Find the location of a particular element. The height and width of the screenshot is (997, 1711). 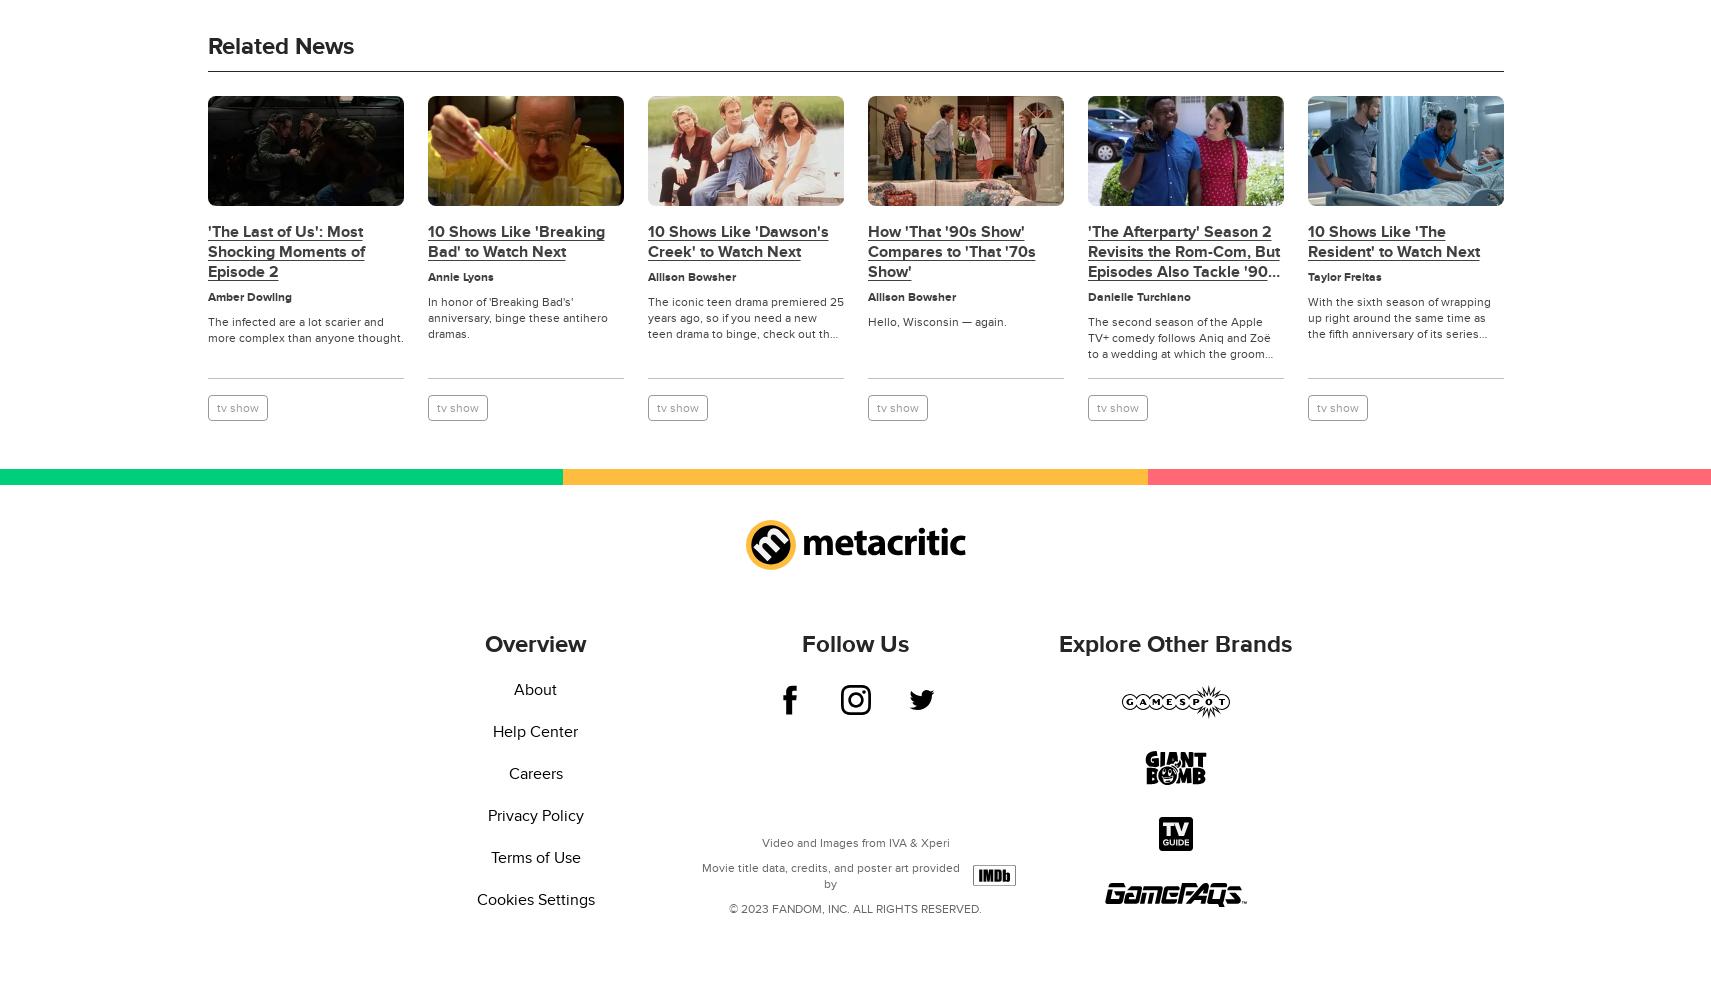

''The Afterparty' Season 2 Revisits the Rom-Com, But Episodes Also Tackle '90s Erotic Thriller and 'Twee Indie Film' Styles' is located at coordinates (1181, 269).